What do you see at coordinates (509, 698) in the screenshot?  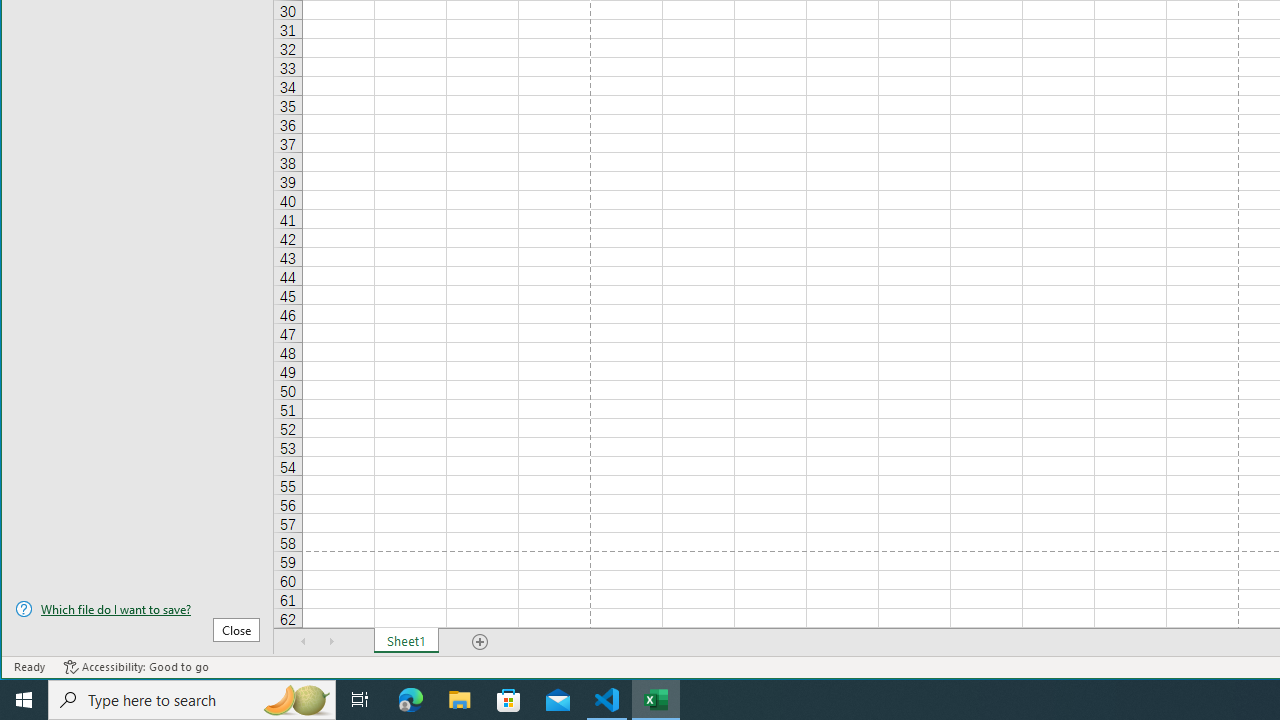 I see `'Microsoft Store'` at bounding box center [509, 698].